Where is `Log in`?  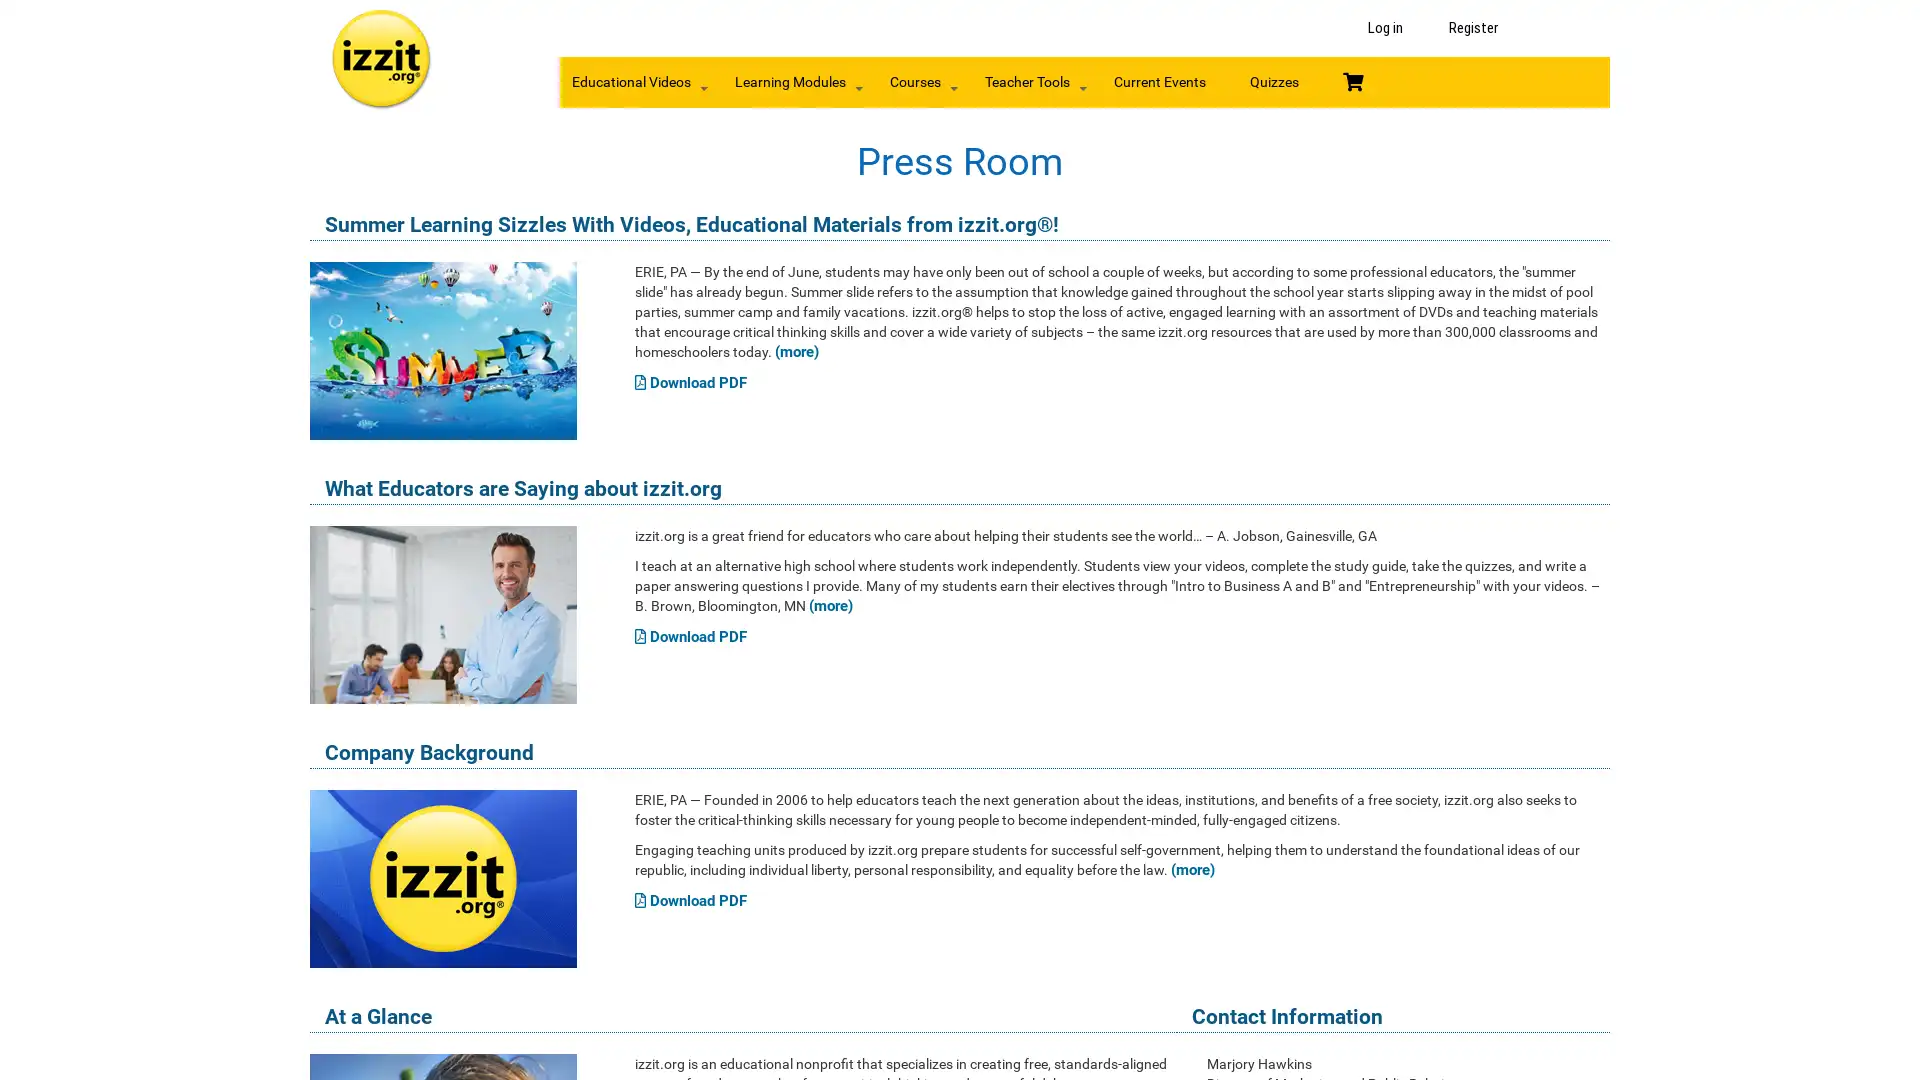 Log in is located at coordinates (1384, 28).